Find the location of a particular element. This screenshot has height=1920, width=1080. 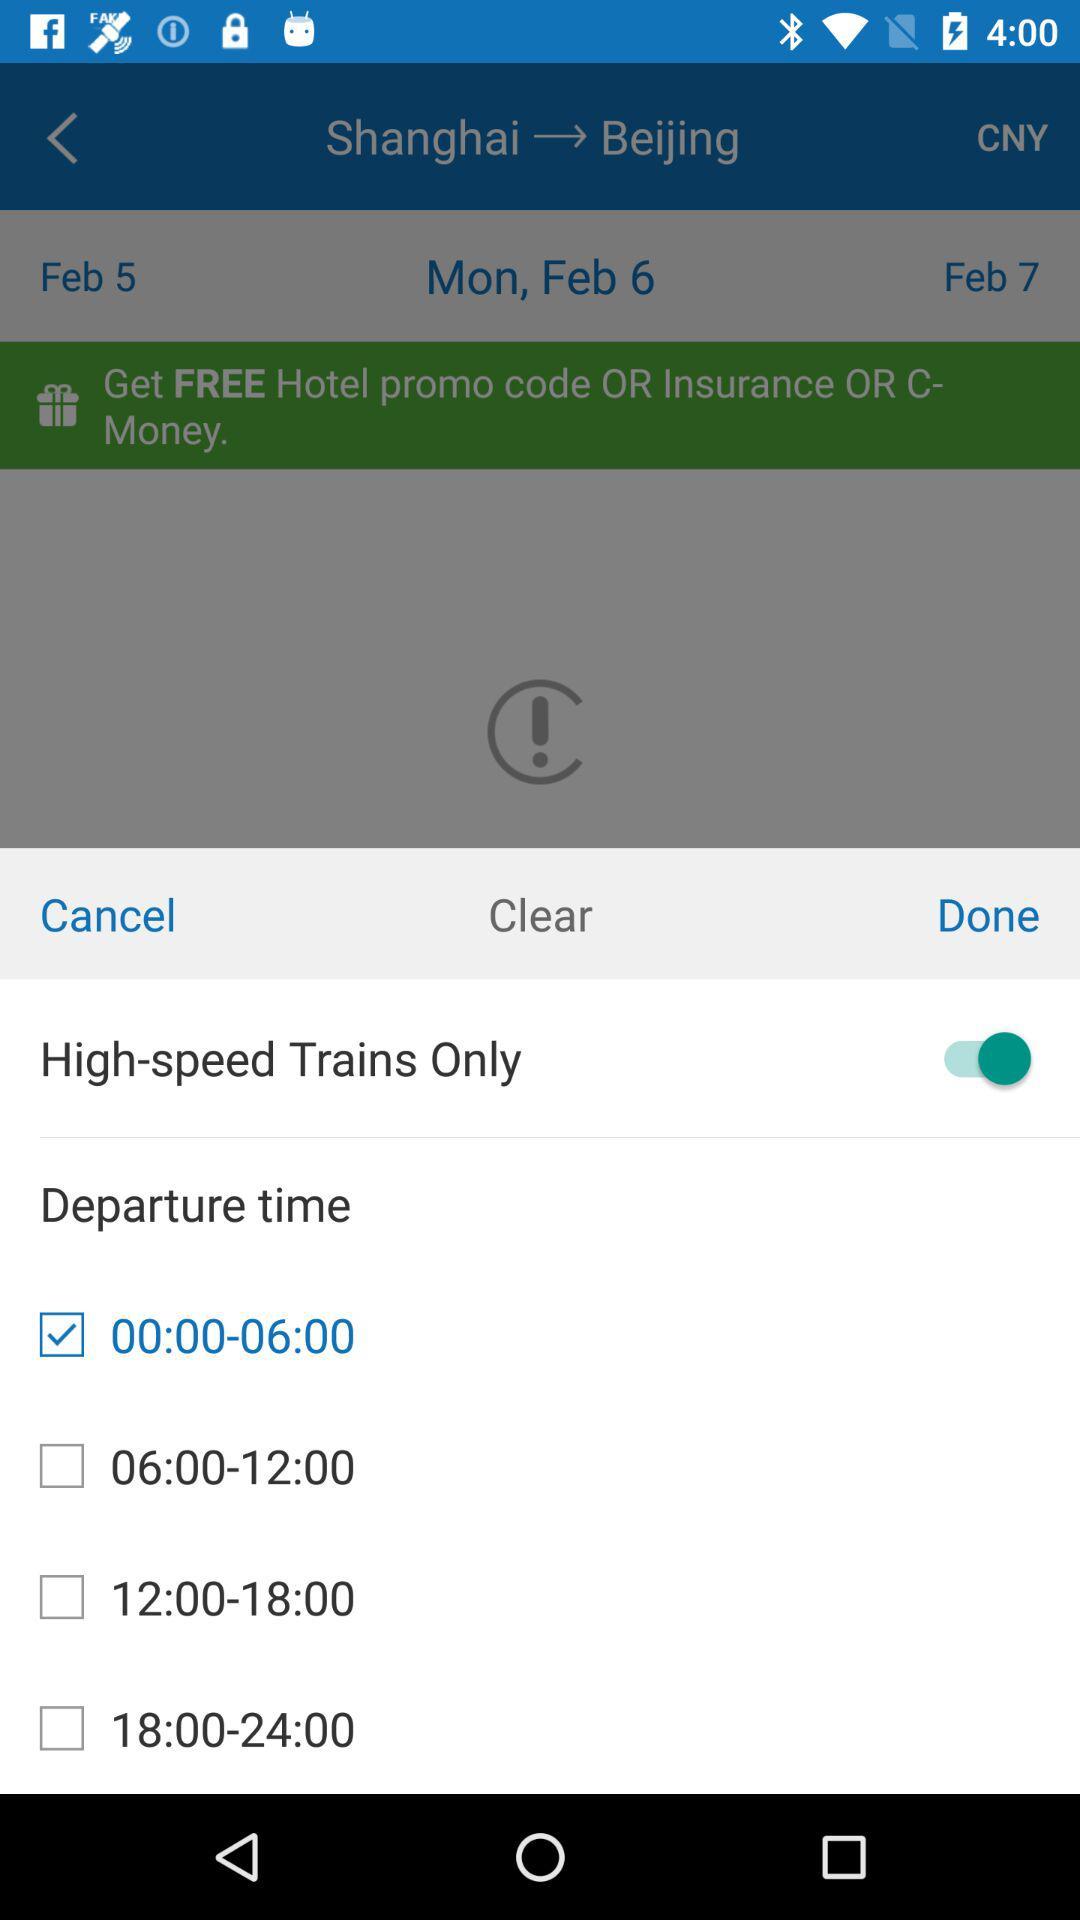

switch high-speed trains only option is located at coordinates (977, 1057).